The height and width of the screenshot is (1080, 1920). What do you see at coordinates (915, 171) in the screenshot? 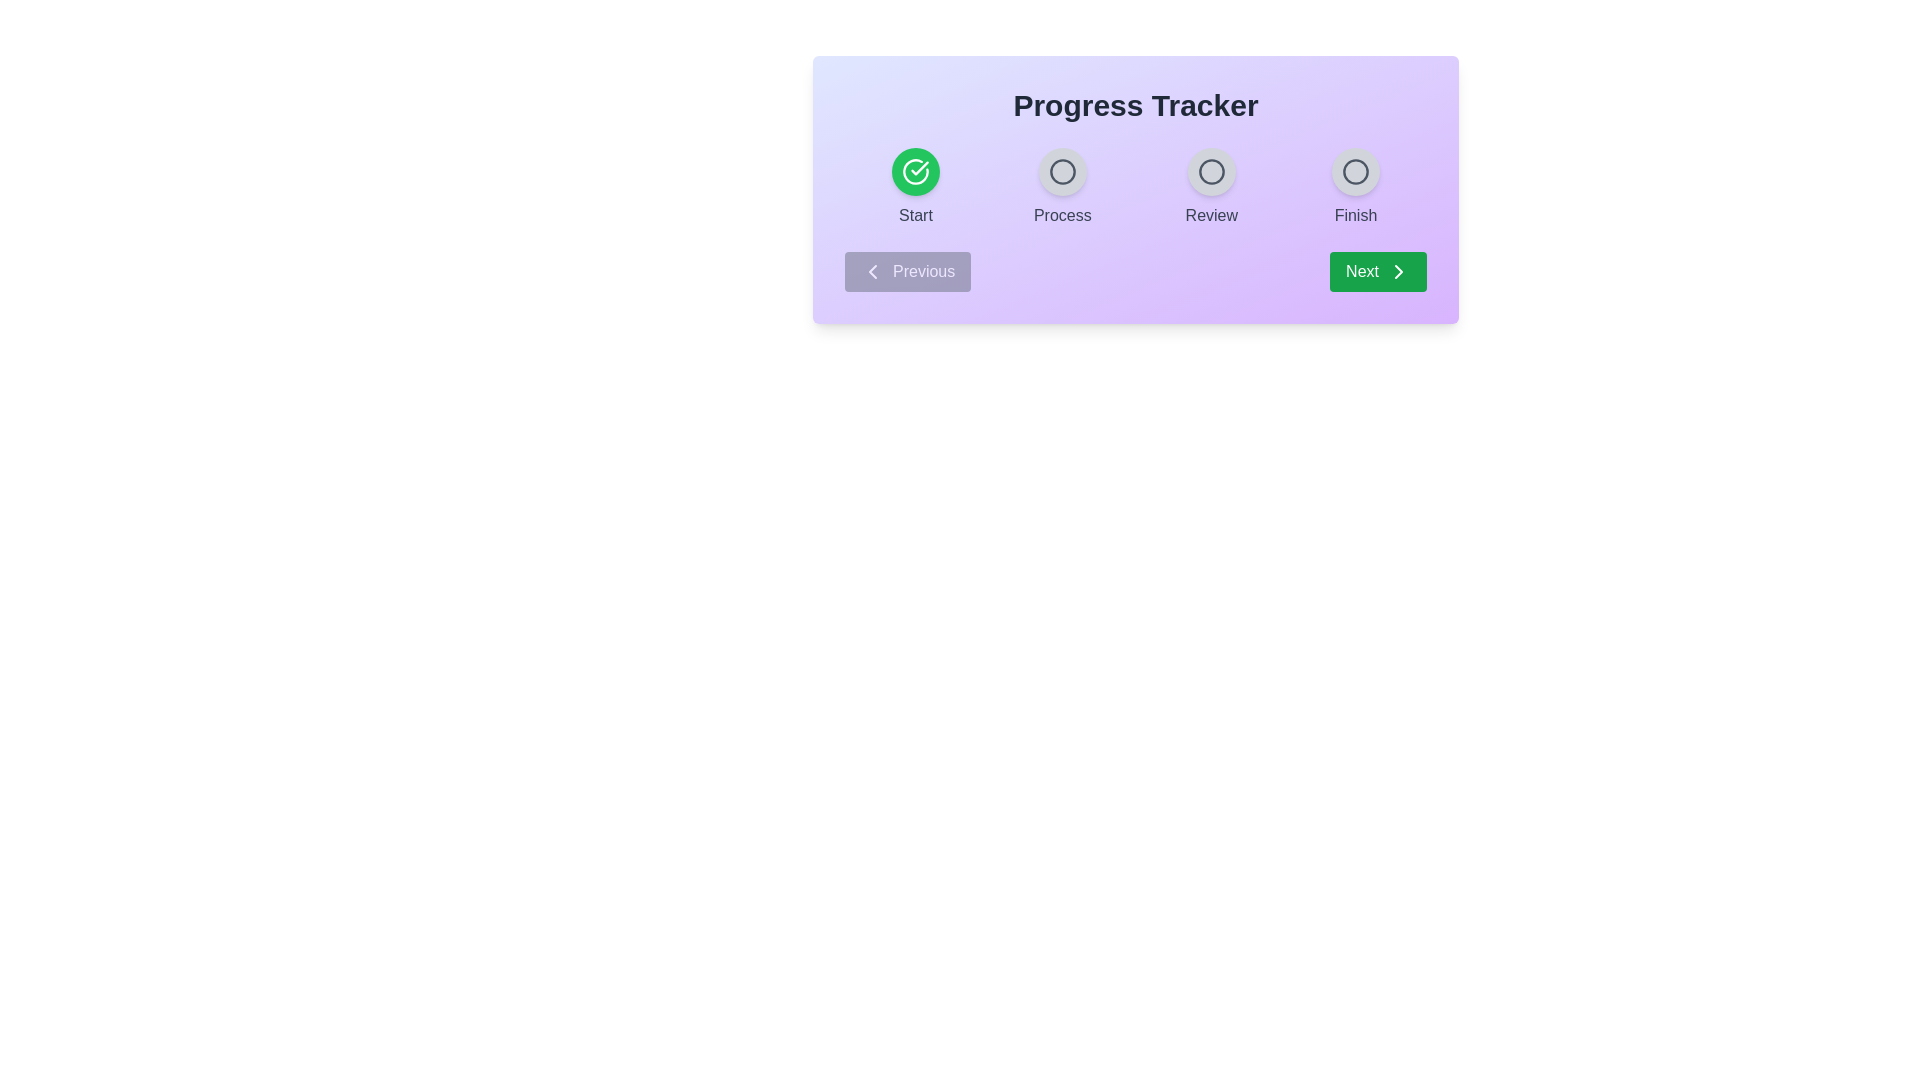
I see `the outer circular border of the checkmark icon in the progress tracker, located immediately left of the 'Start' text` at bounding box center [915, 171].